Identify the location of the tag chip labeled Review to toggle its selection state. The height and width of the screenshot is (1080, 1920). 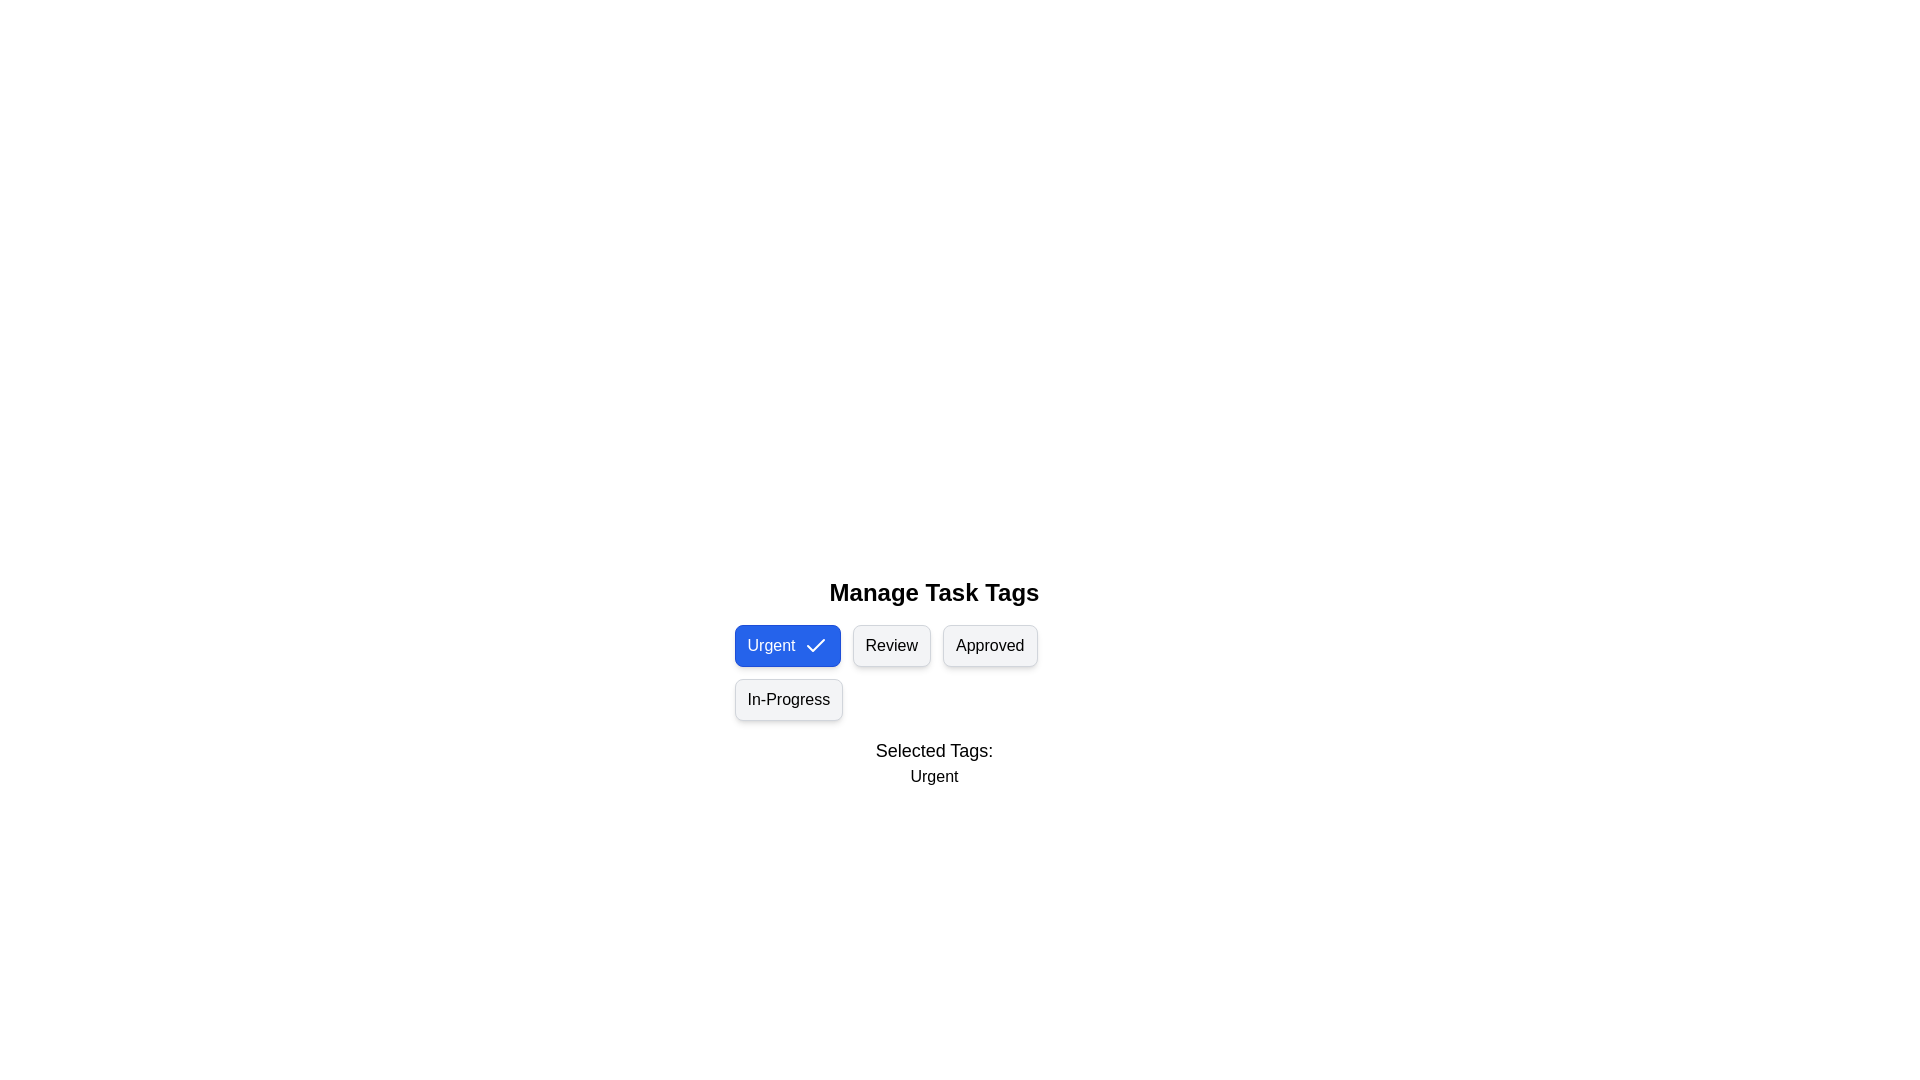
(890, 645).